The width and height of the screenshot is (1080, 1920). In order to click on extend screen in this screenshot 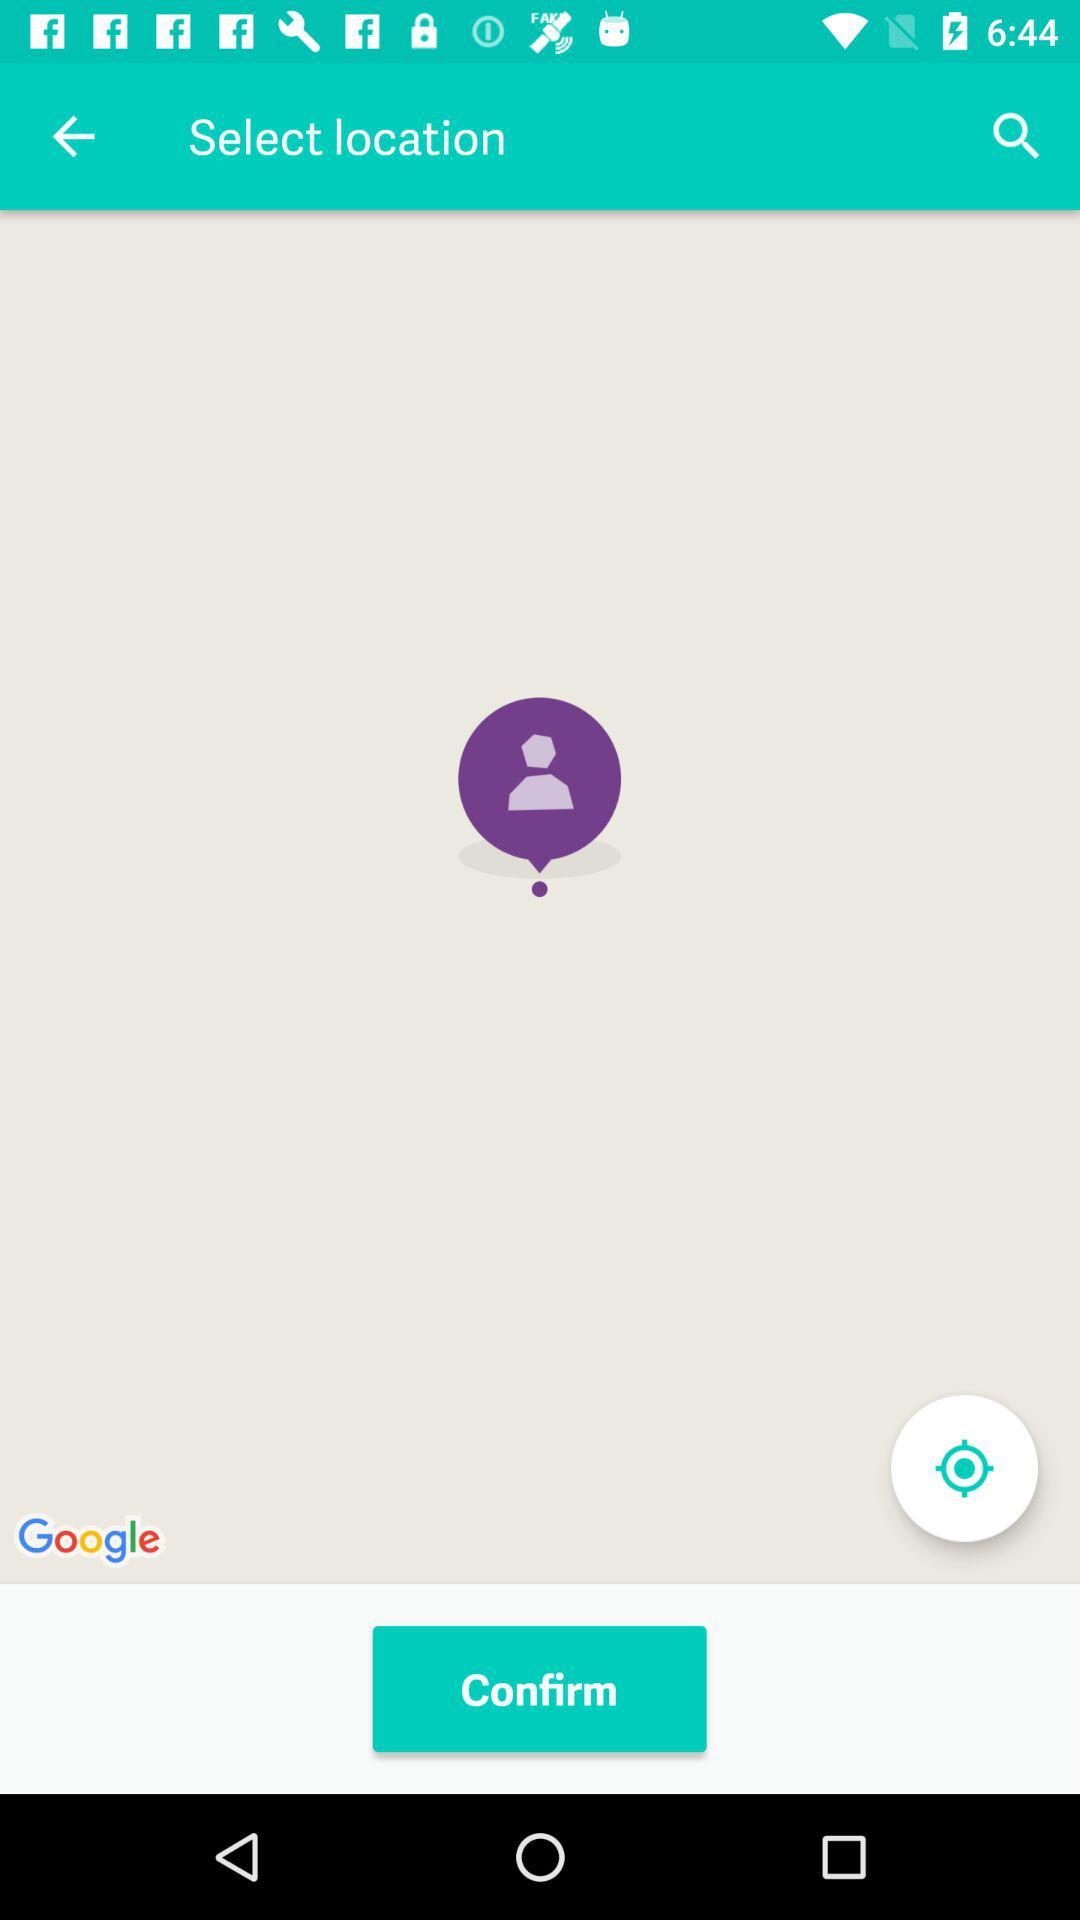, I will do `click(963, 1468)`.